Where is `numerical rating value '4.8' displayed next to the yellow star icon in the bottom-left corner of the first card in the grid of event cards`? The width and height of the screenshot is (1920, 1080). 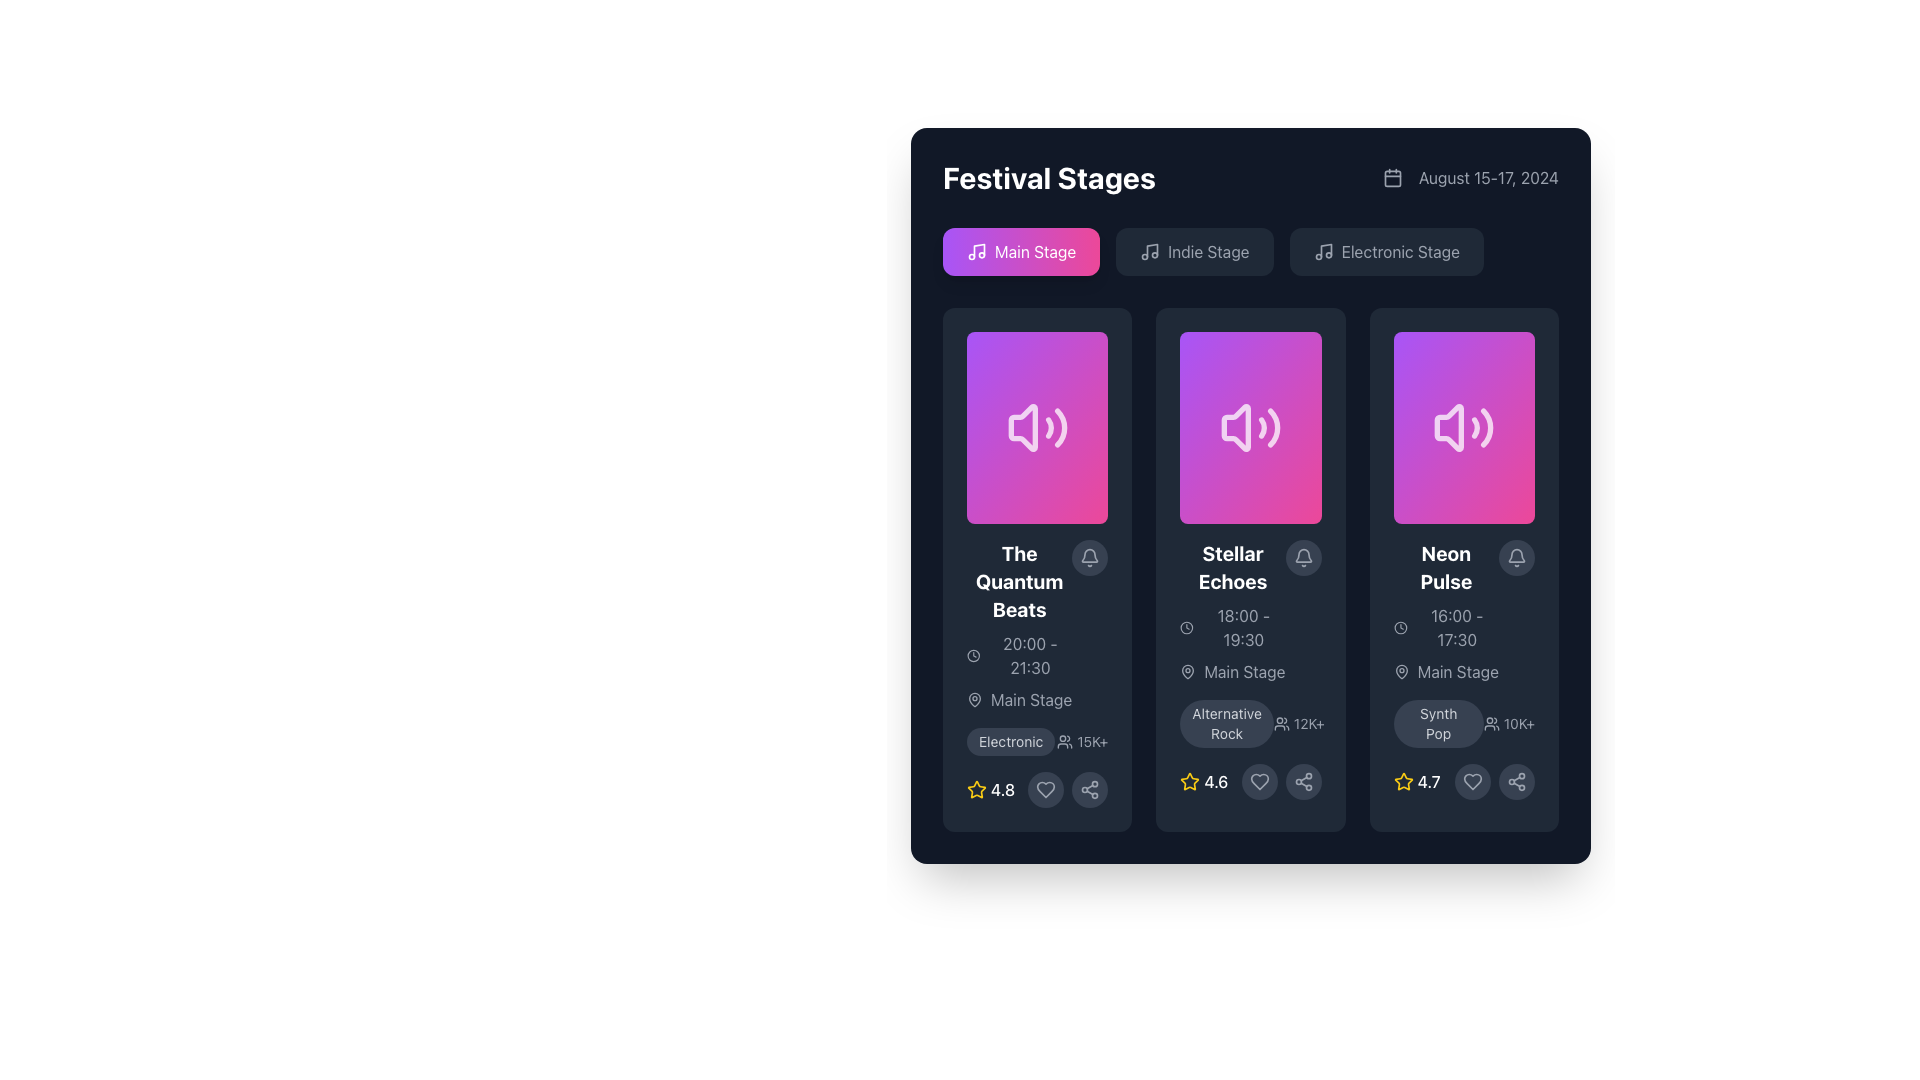
numerical rating value '4.8' displayed next to the yellow star icon in the bottom-left corner of the first card in the grid of event cards is located at coordinates (991, 789).